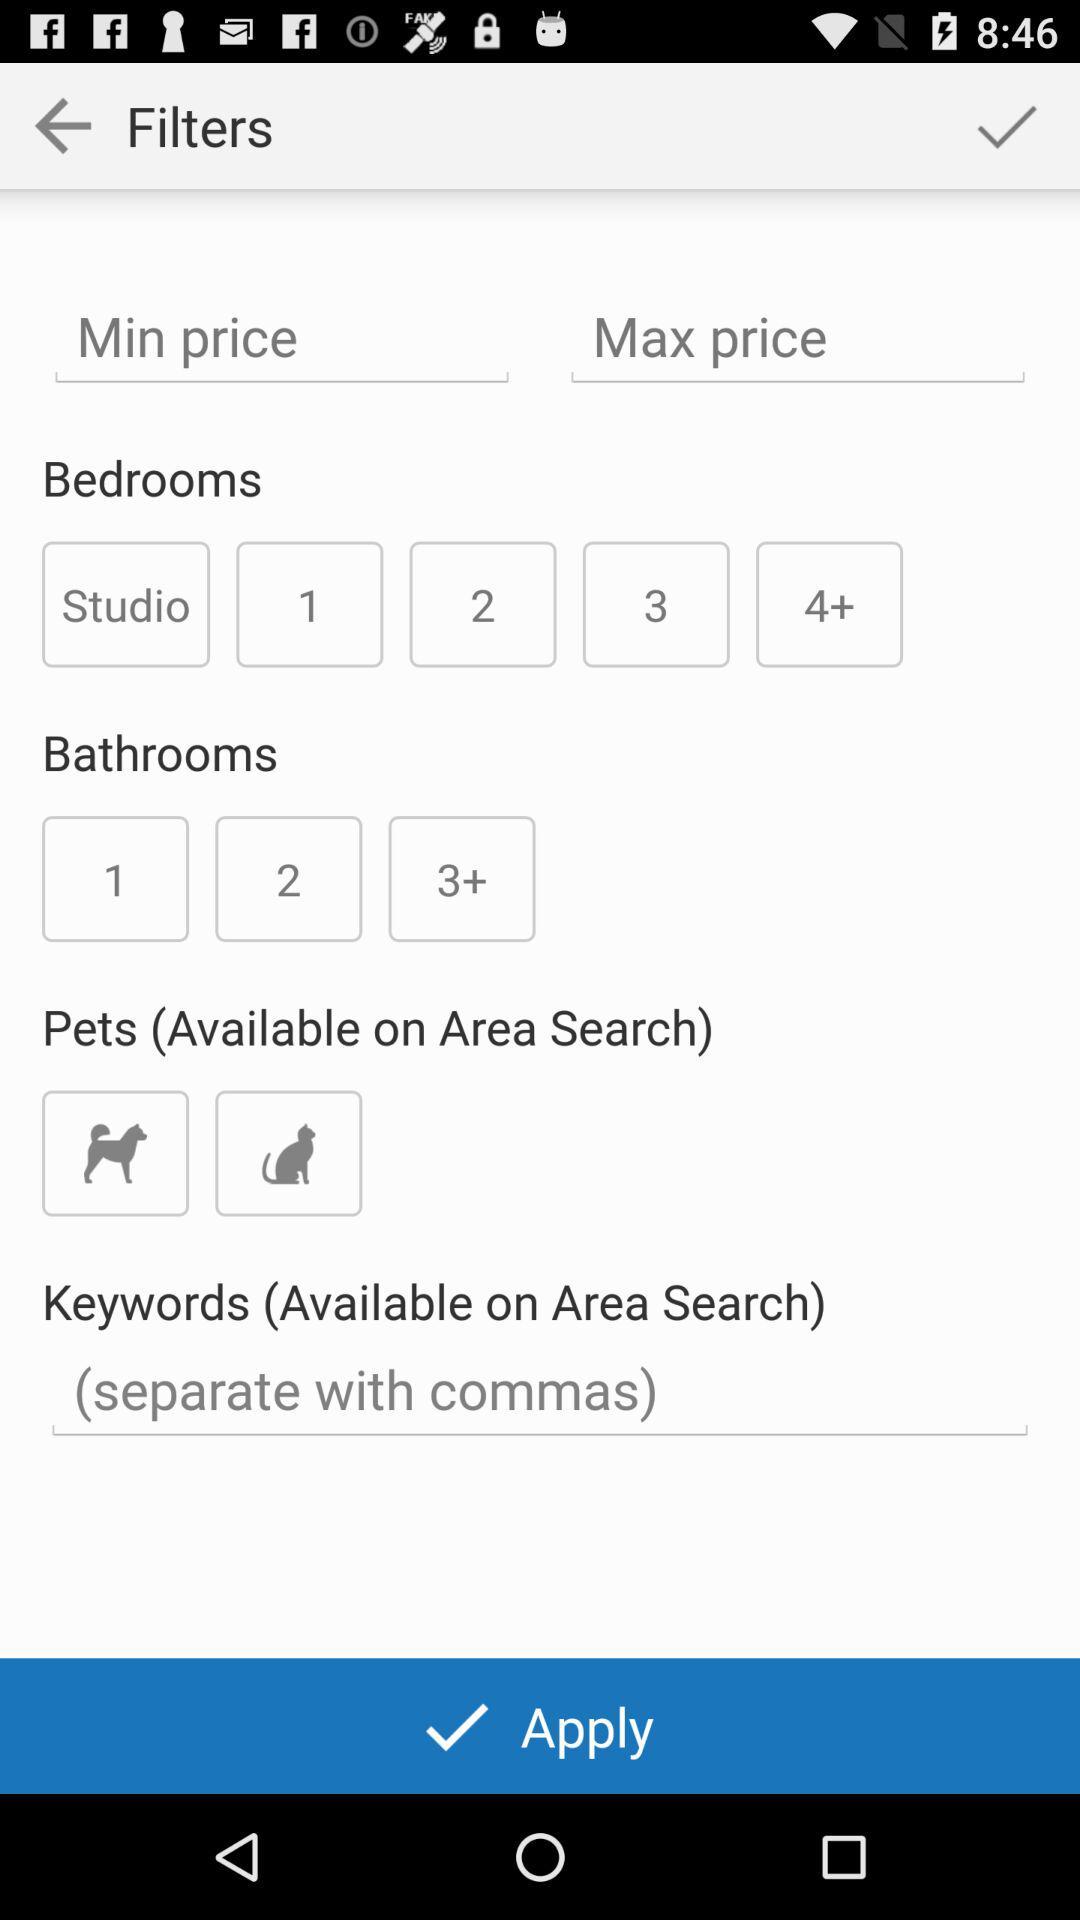  What do you see at coordinates (829, 603) in the screenshot?
I see `the icon next to 3 icon` at bounding box center [829, 603].